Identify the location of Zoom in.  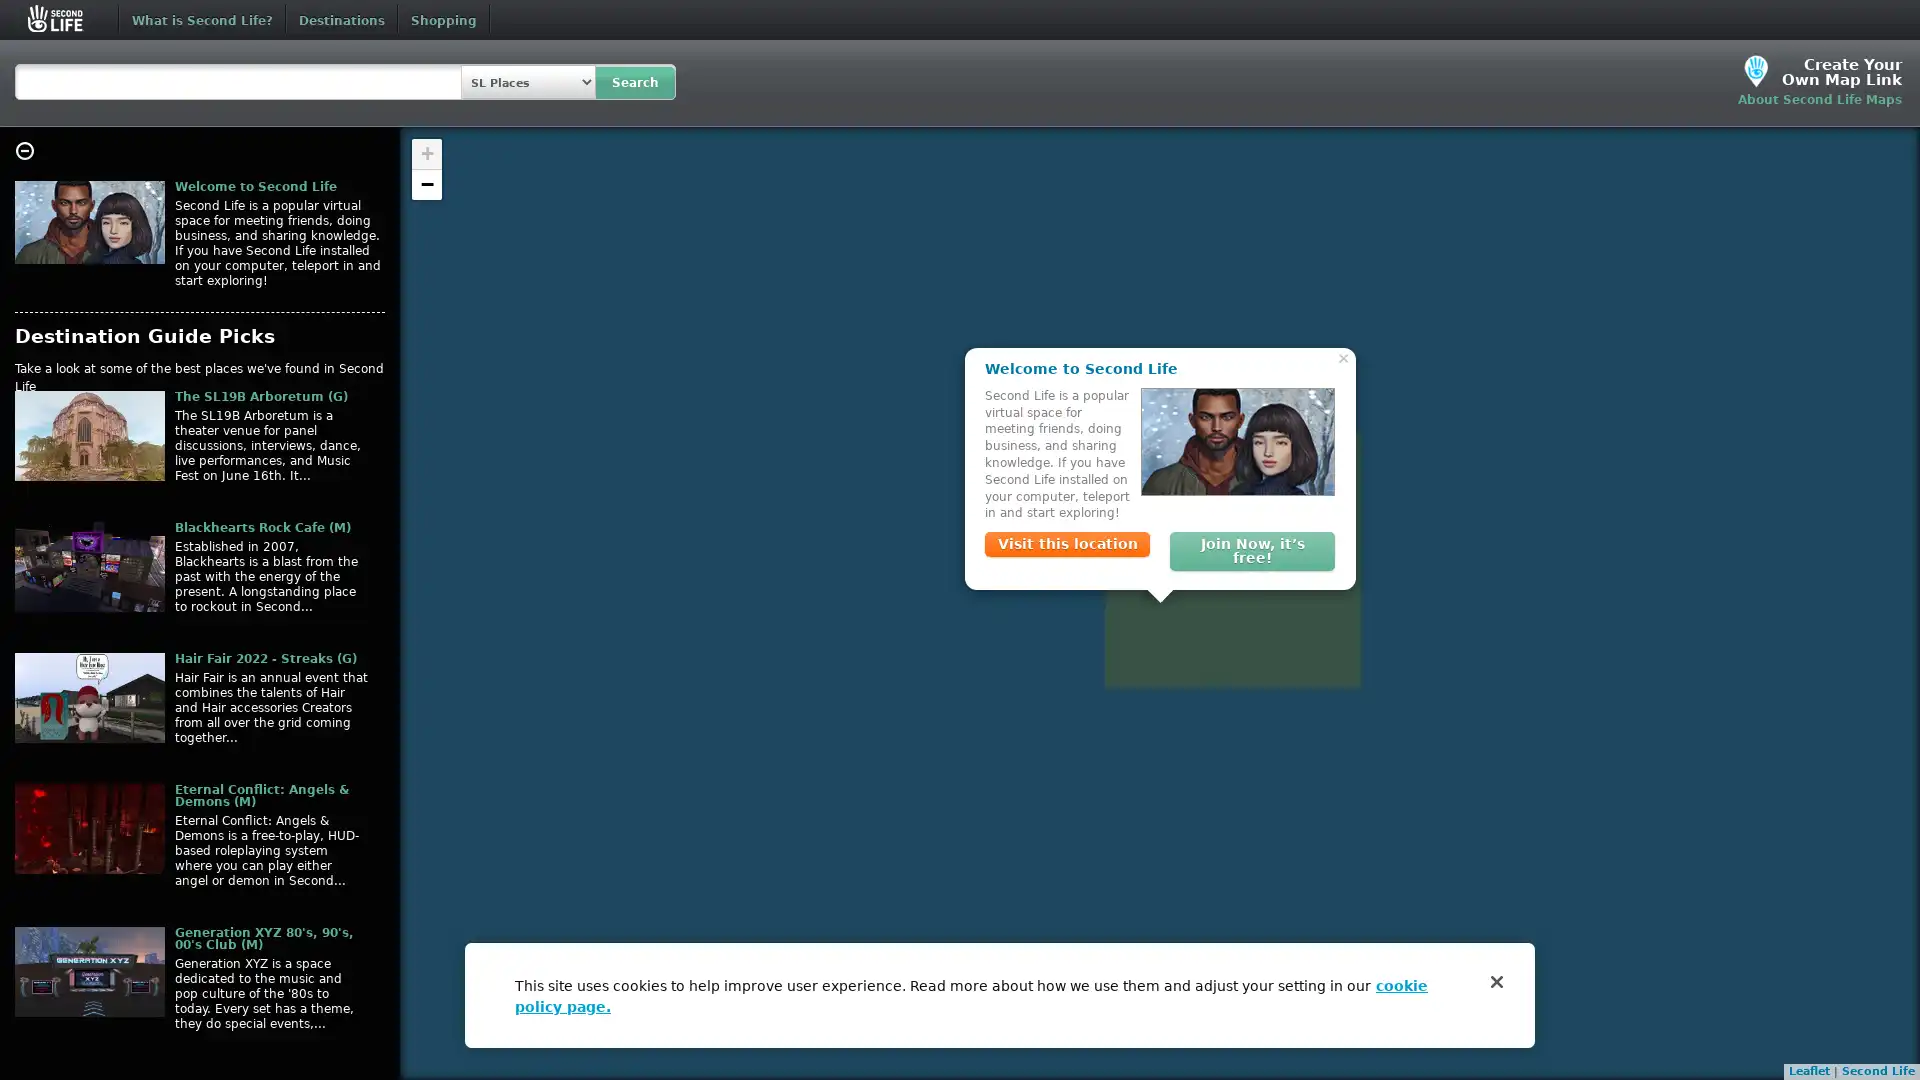
(426, 153).